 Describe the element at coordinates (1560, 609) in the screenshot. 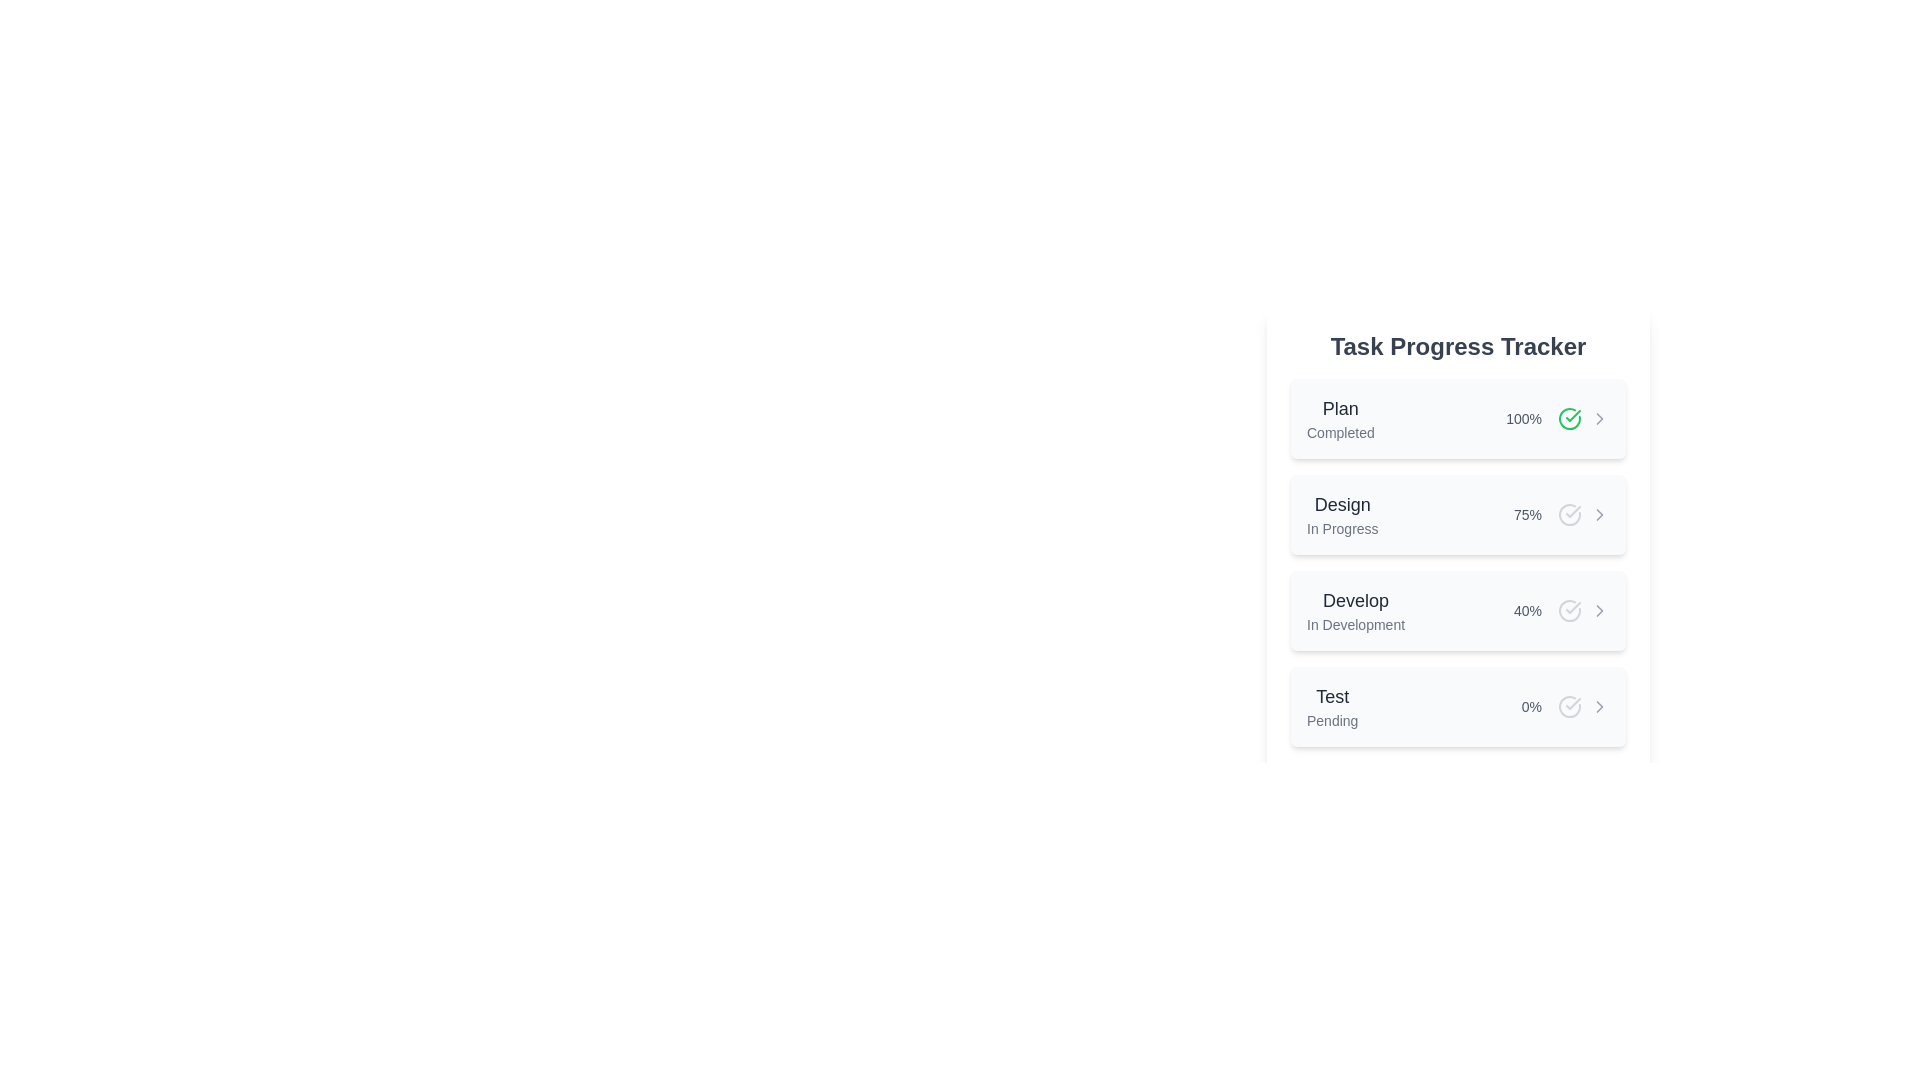

I see `the text label indicating the progress percentage (40%) within the 'Develop In Development' section of the task tracker interface, located to the right of the circular checkmark icon and to the left of the right-pointing arrow` at that location.